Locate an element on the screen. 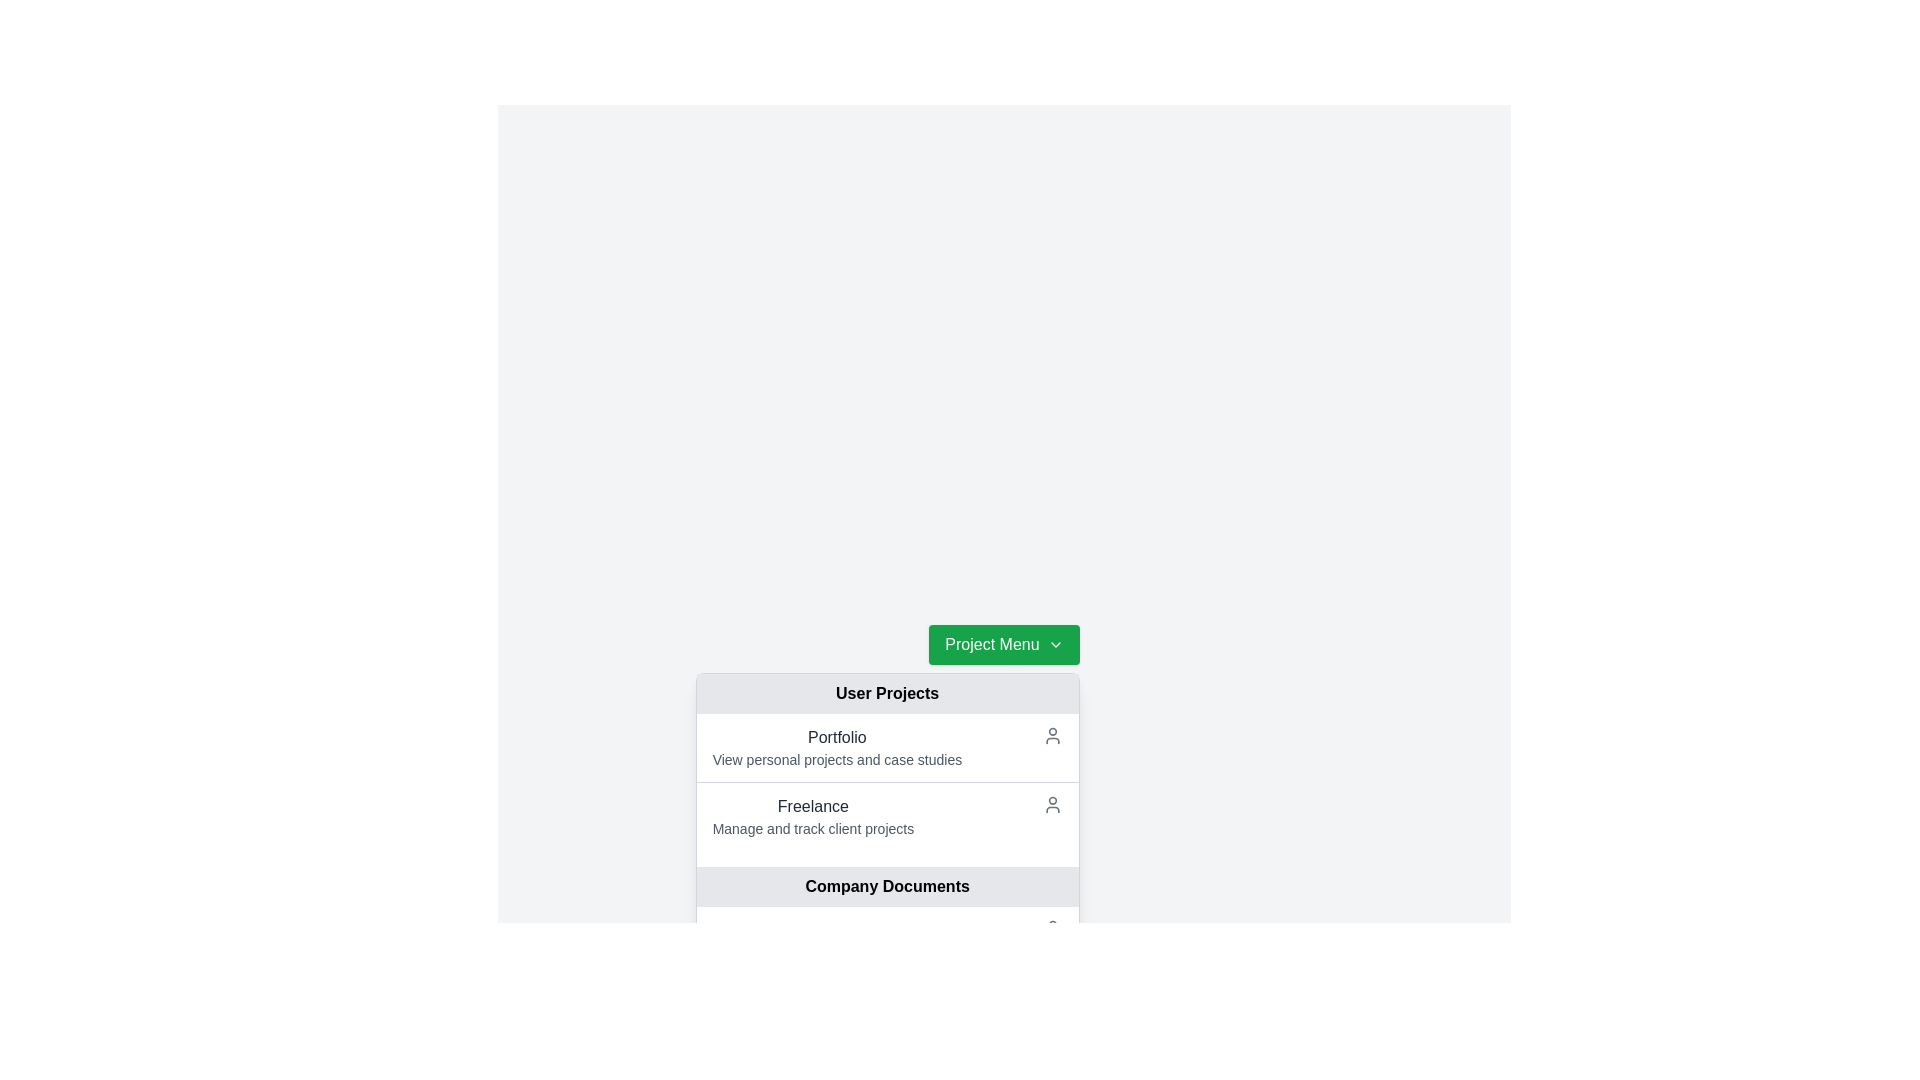 The width and height of the screenshot is (1920, 1080). the 'Freelance' text label located in the 'User Projects' section of the dropdown menu is located at coordinates (813, 805).